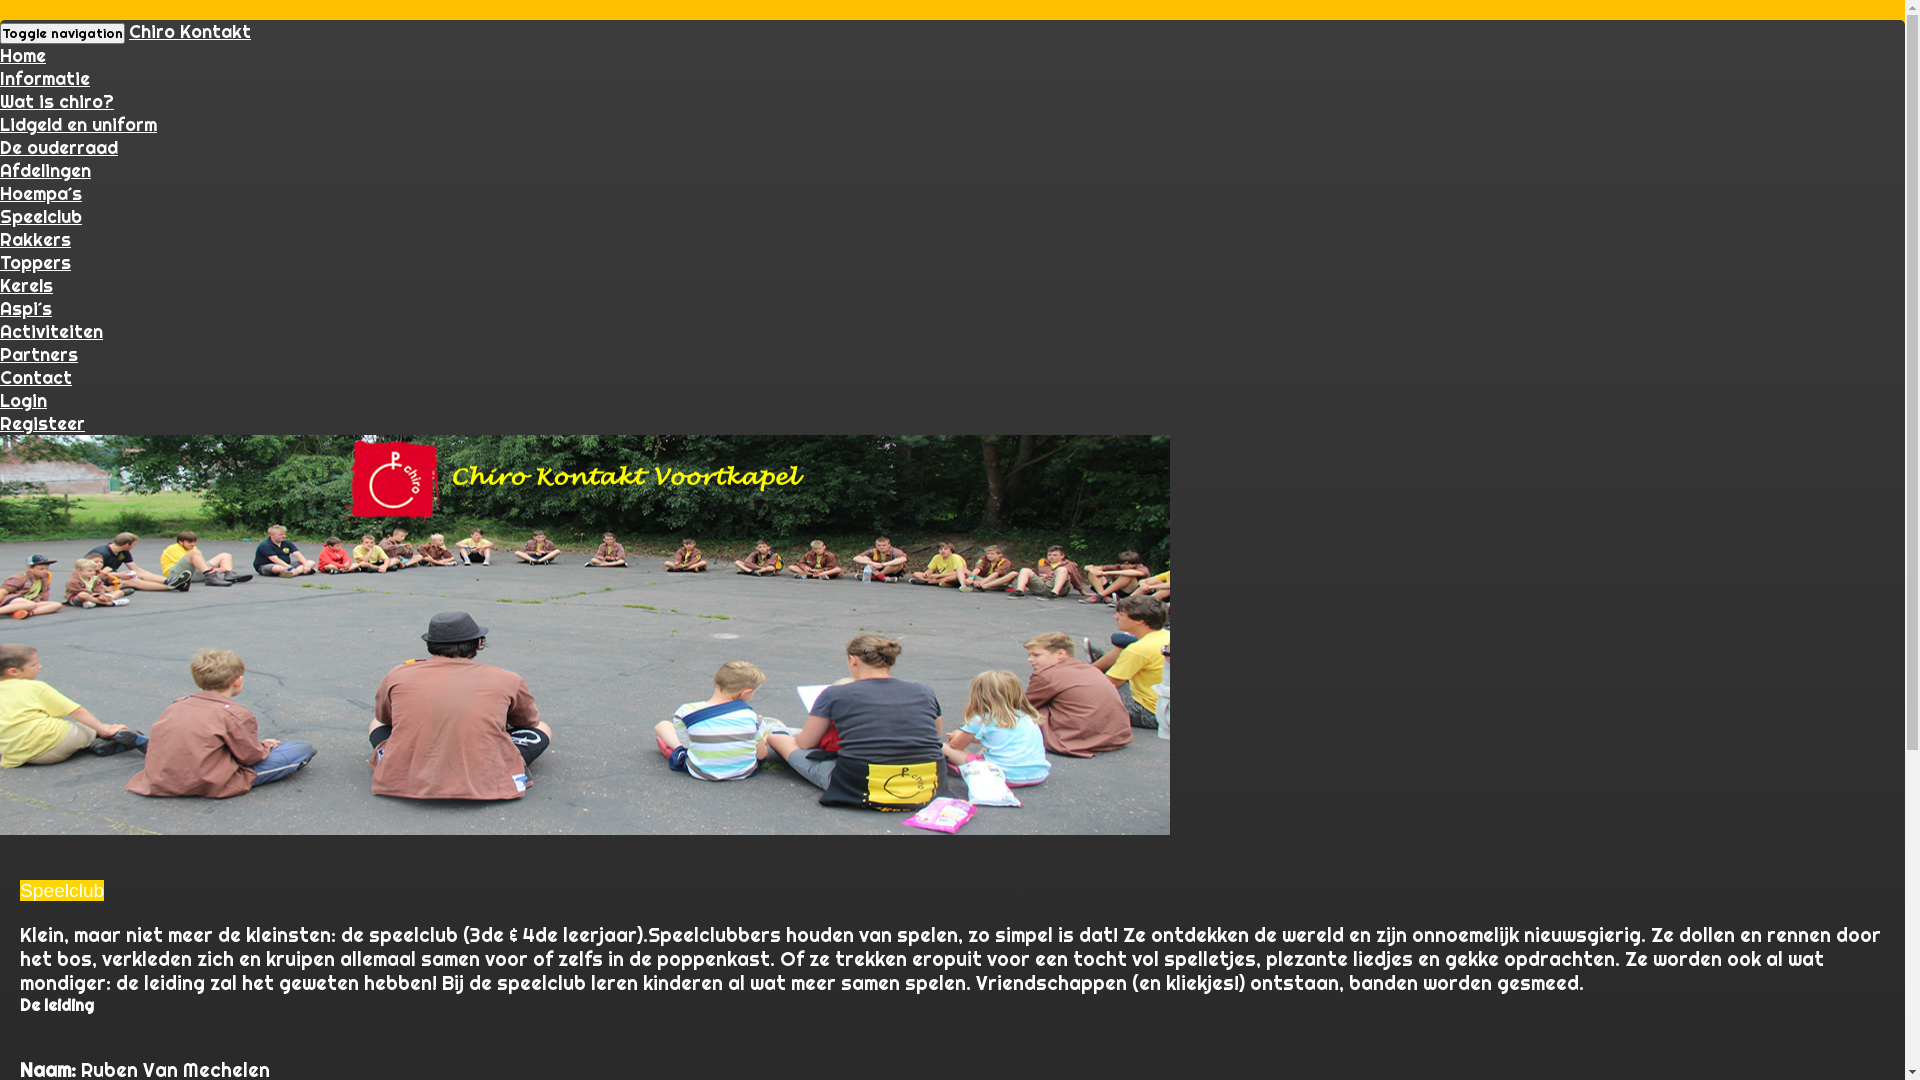  I want to click on 'Wat is chiro?', so click(57, 101).